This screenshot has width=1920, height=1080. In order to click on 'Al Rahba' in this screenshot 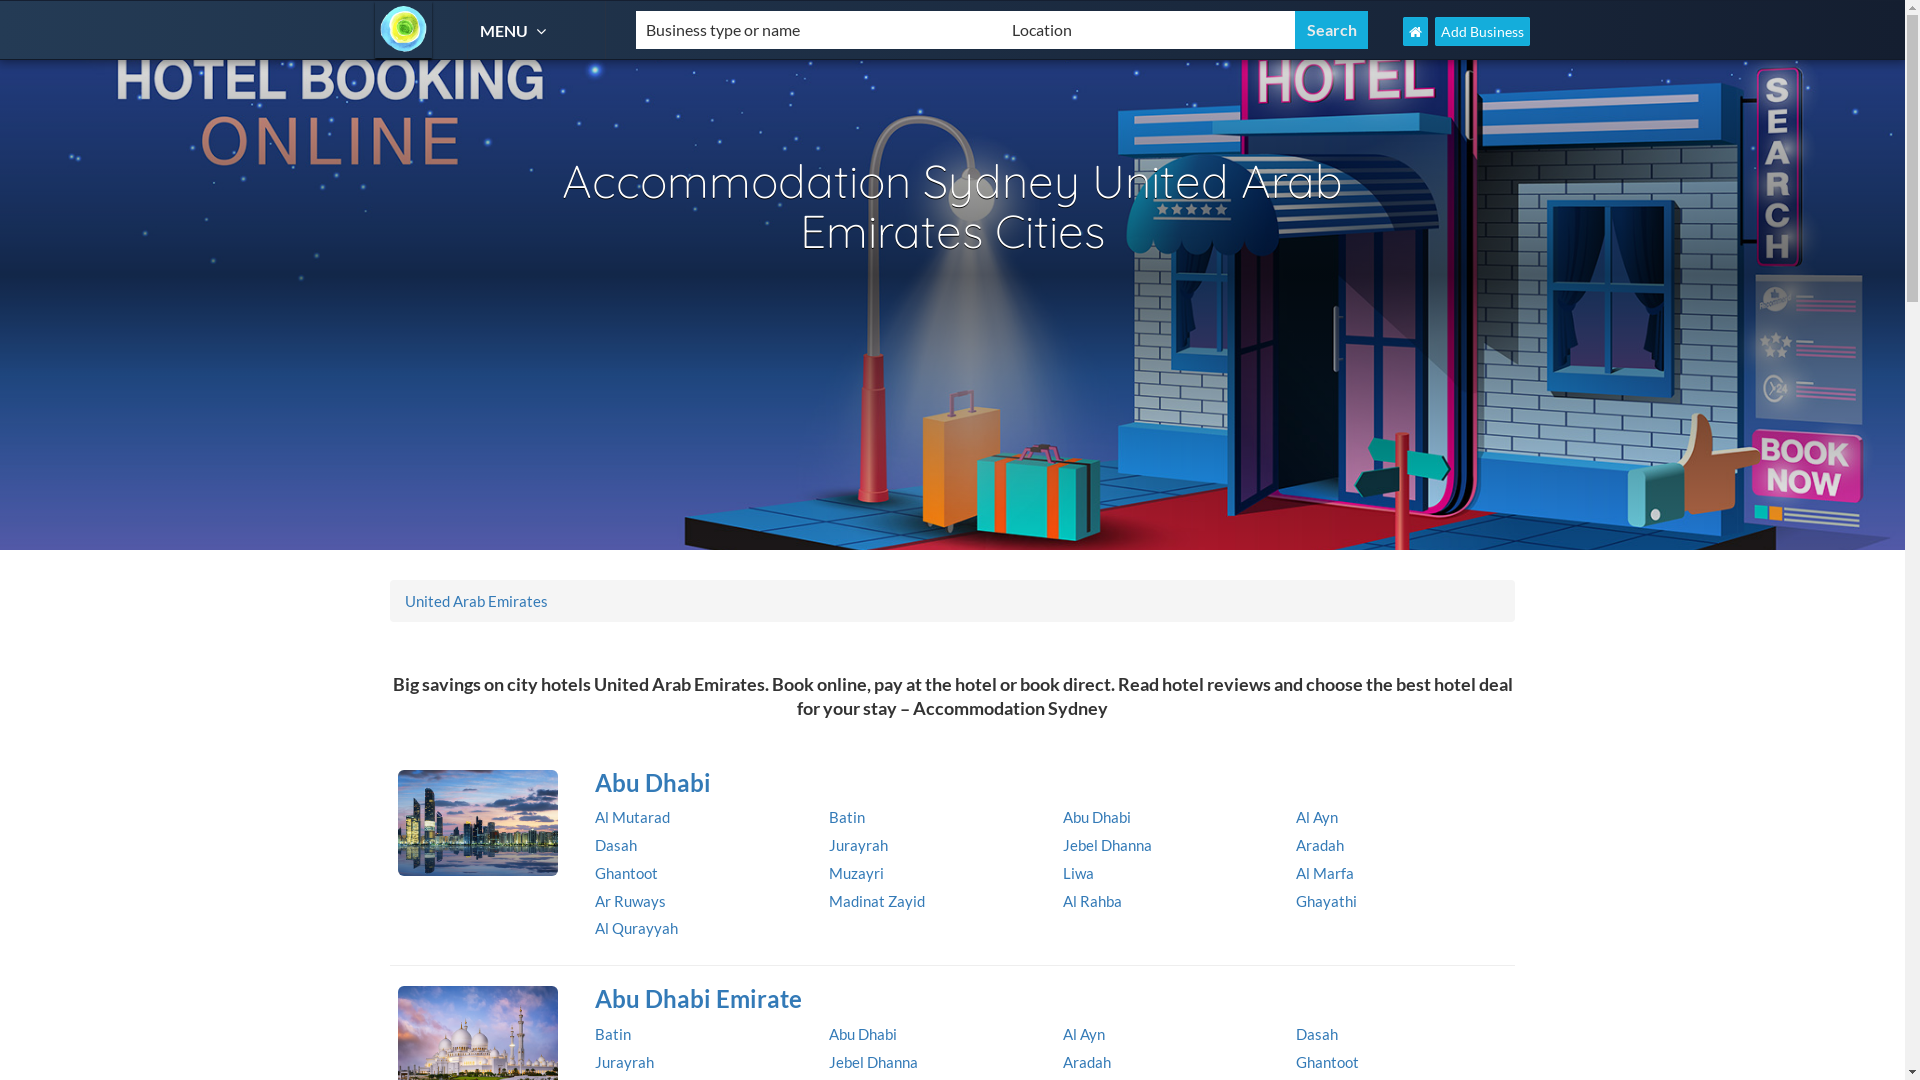, I will do `click(1090, 901)`.